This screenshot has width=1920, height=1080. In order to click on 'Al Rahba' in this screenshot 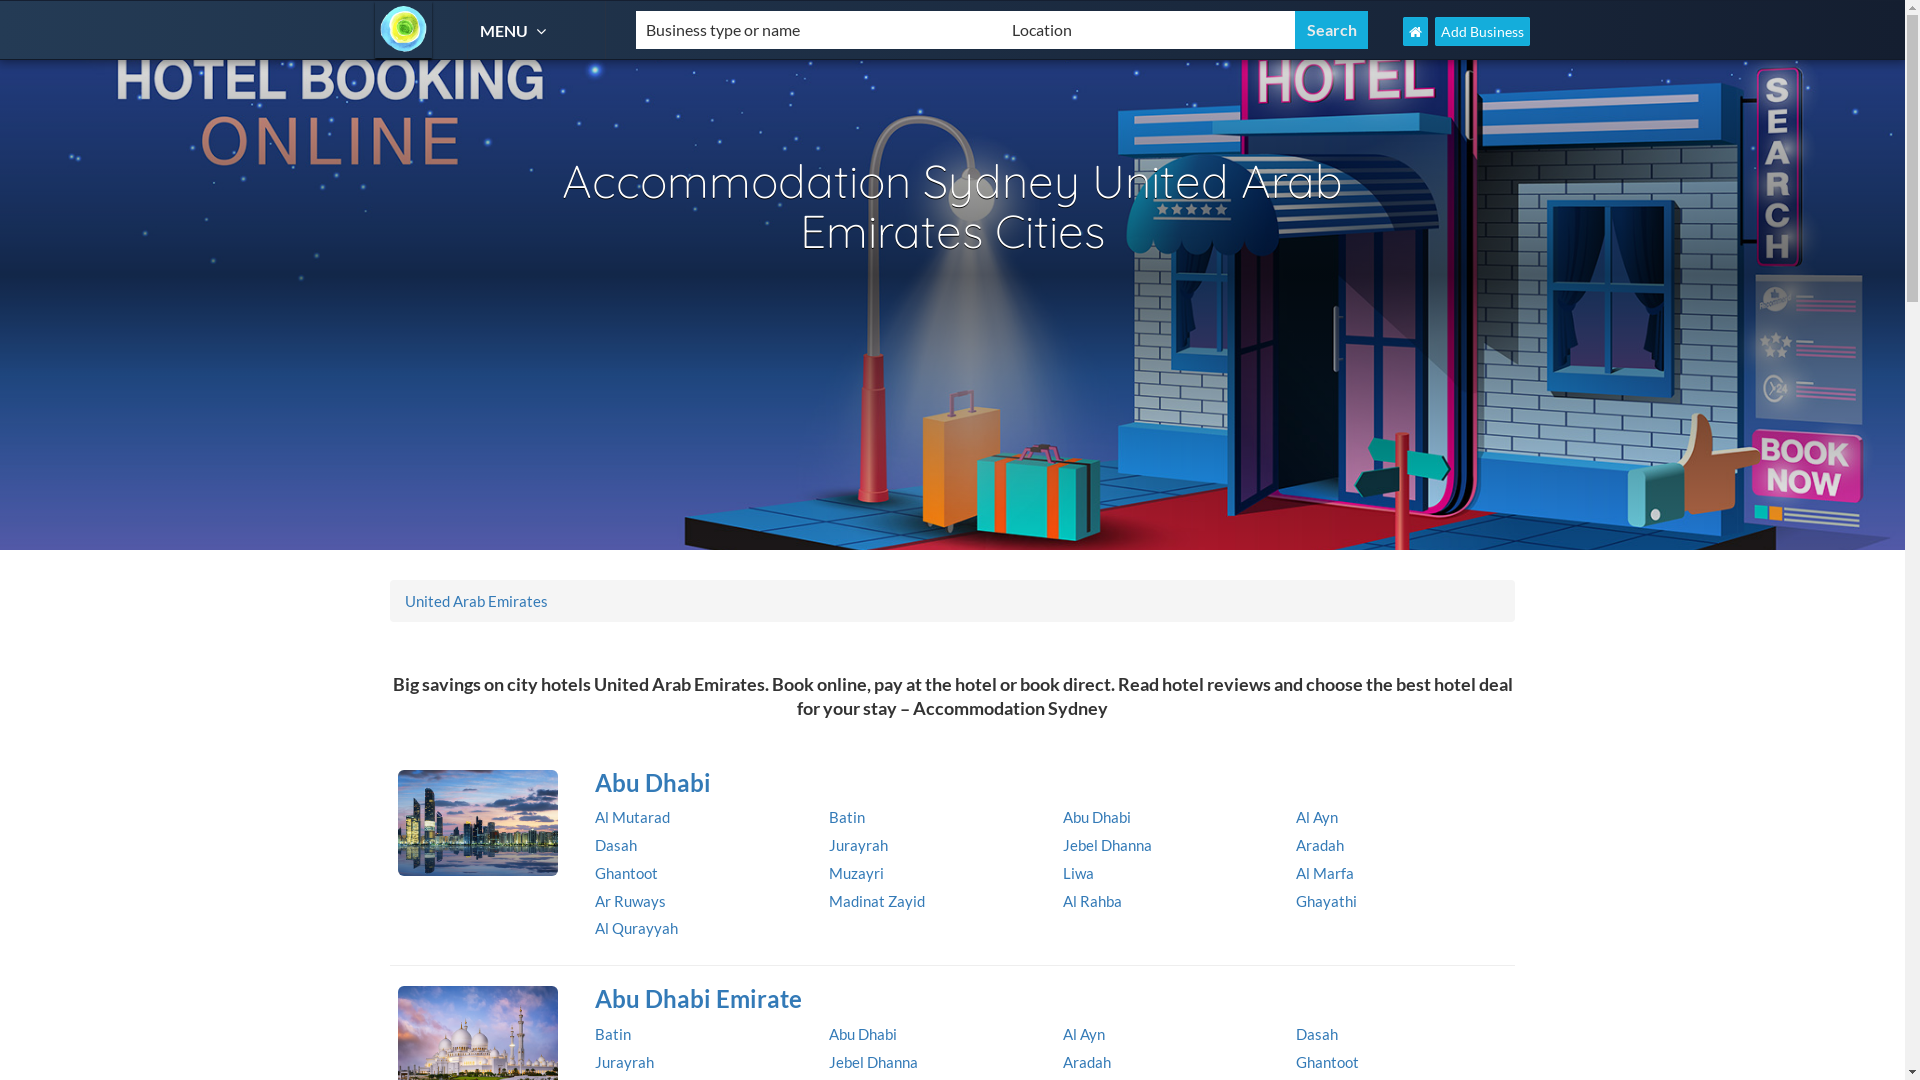, I will do `click(1090, 901)`.